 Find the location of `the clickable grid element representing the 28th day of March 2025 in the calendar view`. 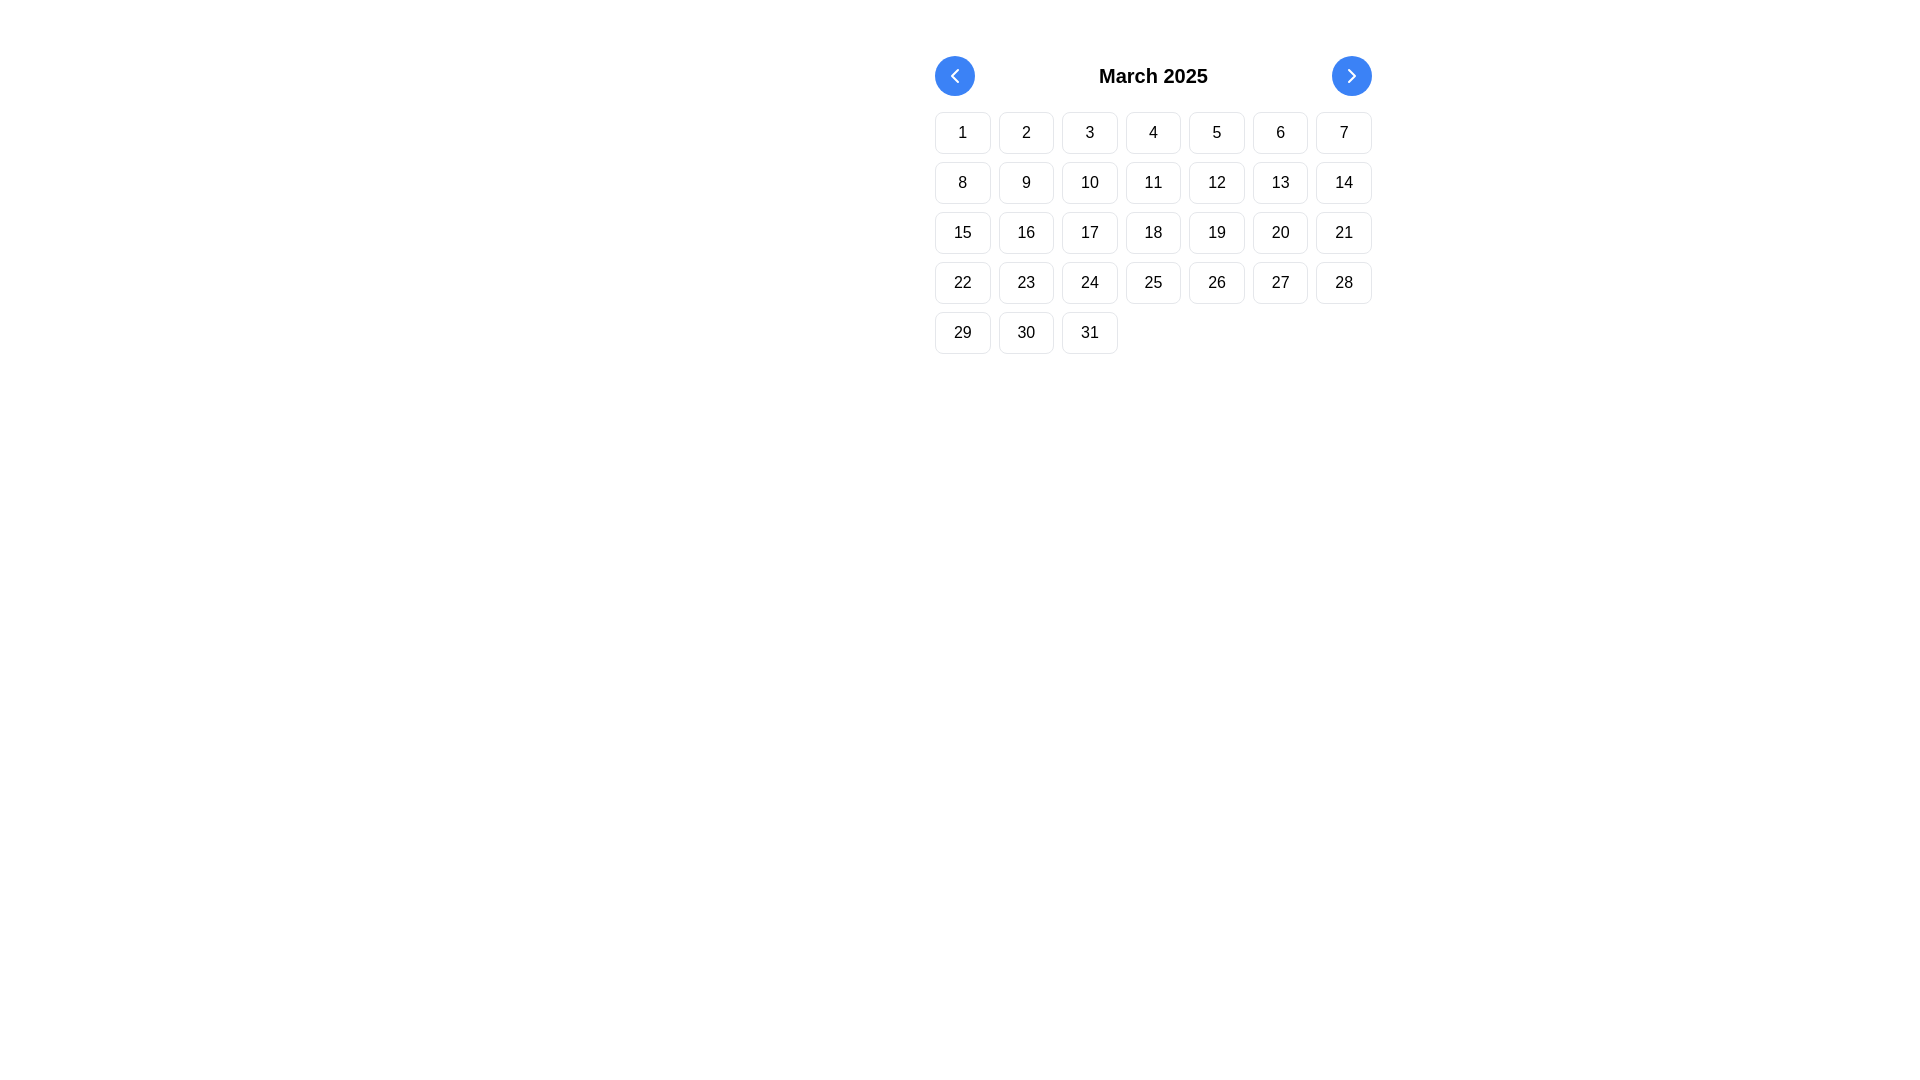

the clickable grid element representing the 28th day of March 2025 in the calendar view is located at coordinates (1344, 282).